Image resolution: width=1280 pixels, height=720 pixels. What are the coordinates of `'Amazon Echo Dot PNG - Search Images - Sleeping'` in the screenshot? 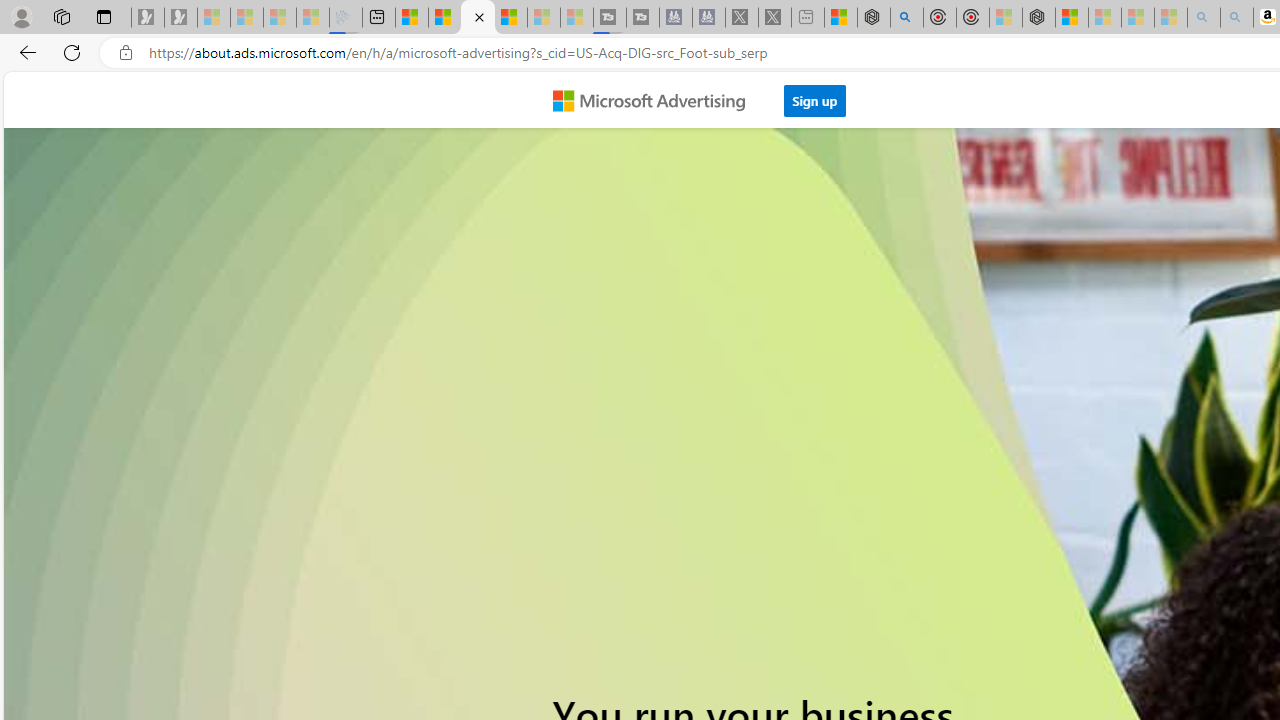 It's located at (1236, 17).